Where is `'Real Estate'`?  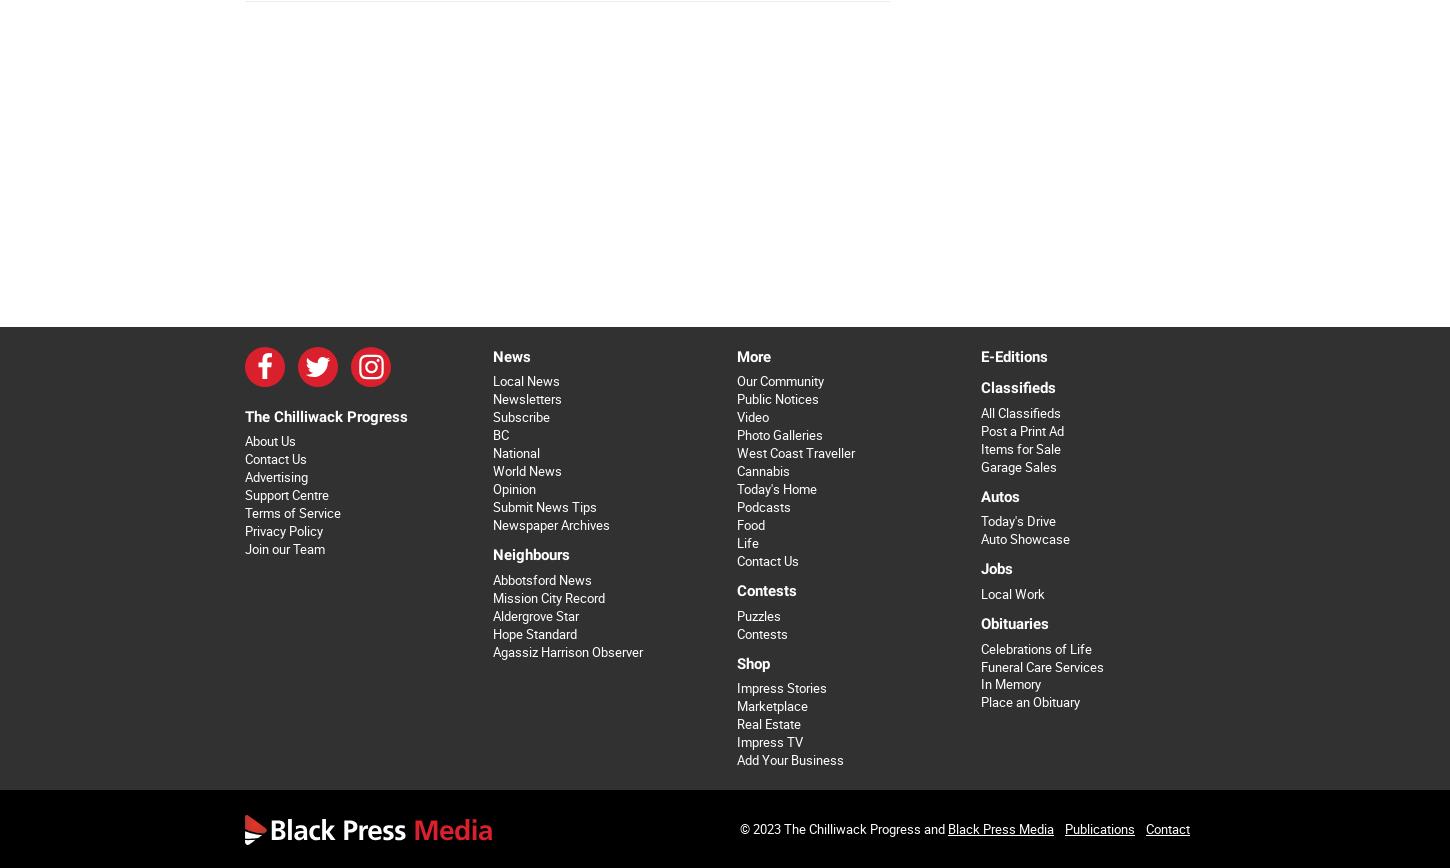 'Real Estate' is located at coordinates (736, 724).